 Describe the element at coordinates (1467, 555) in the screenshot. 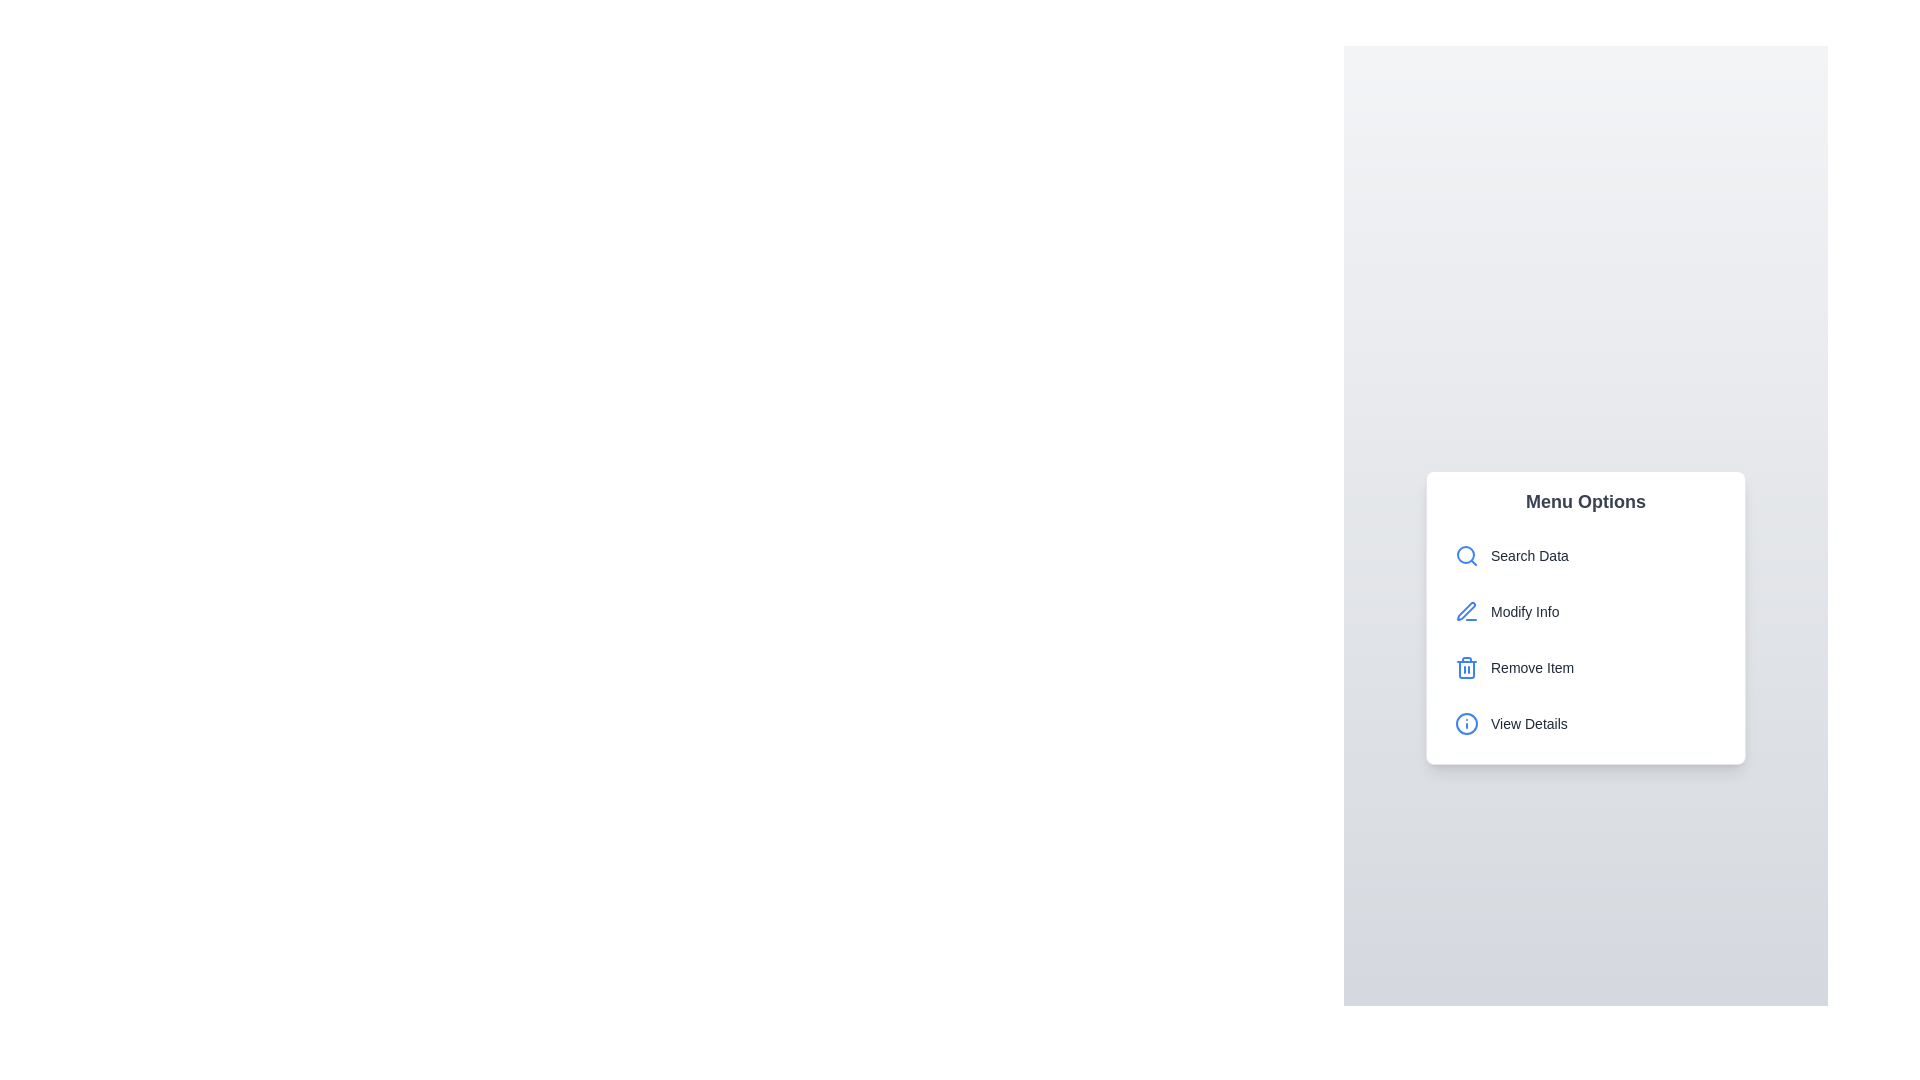

I see `the search icon represented as a magnifying glass with a blue stroke, located to the left of the label 'Search Data' in the 'Menu Options' panel` at that location.